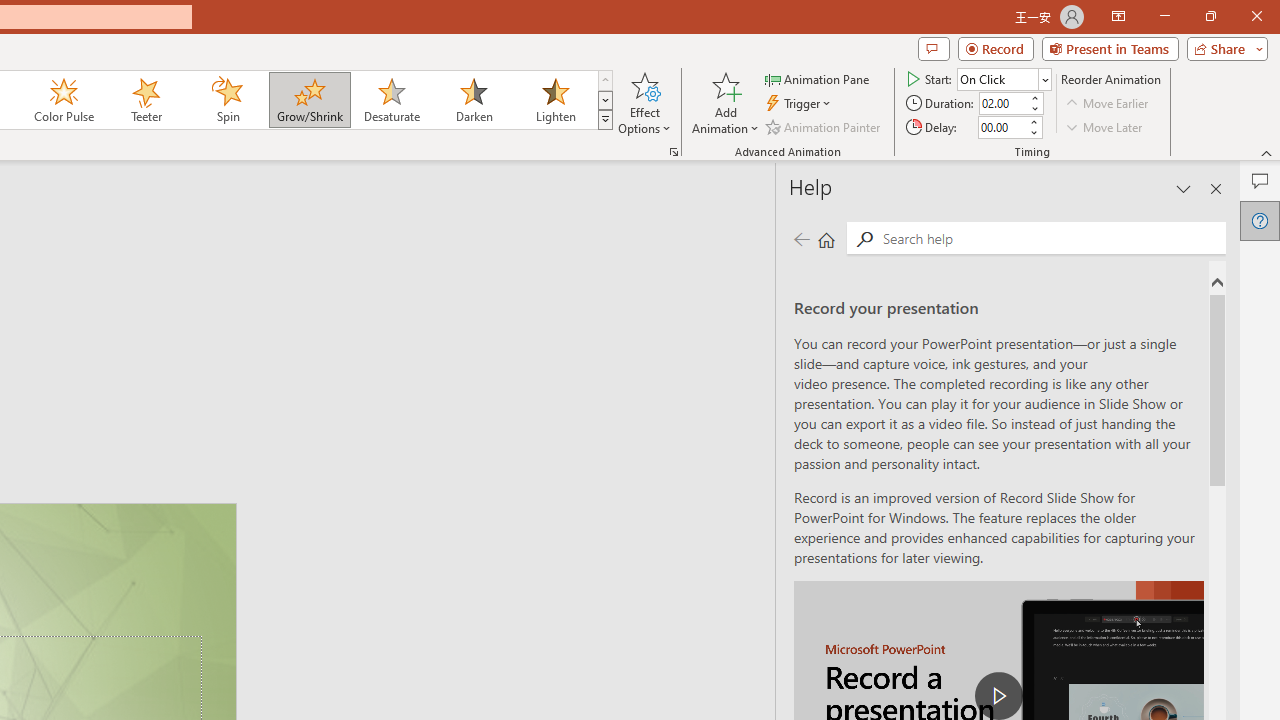 The width and height of the screenshot is (1280, 720). I want to click on 'Animation Painter', so click(824, 127).